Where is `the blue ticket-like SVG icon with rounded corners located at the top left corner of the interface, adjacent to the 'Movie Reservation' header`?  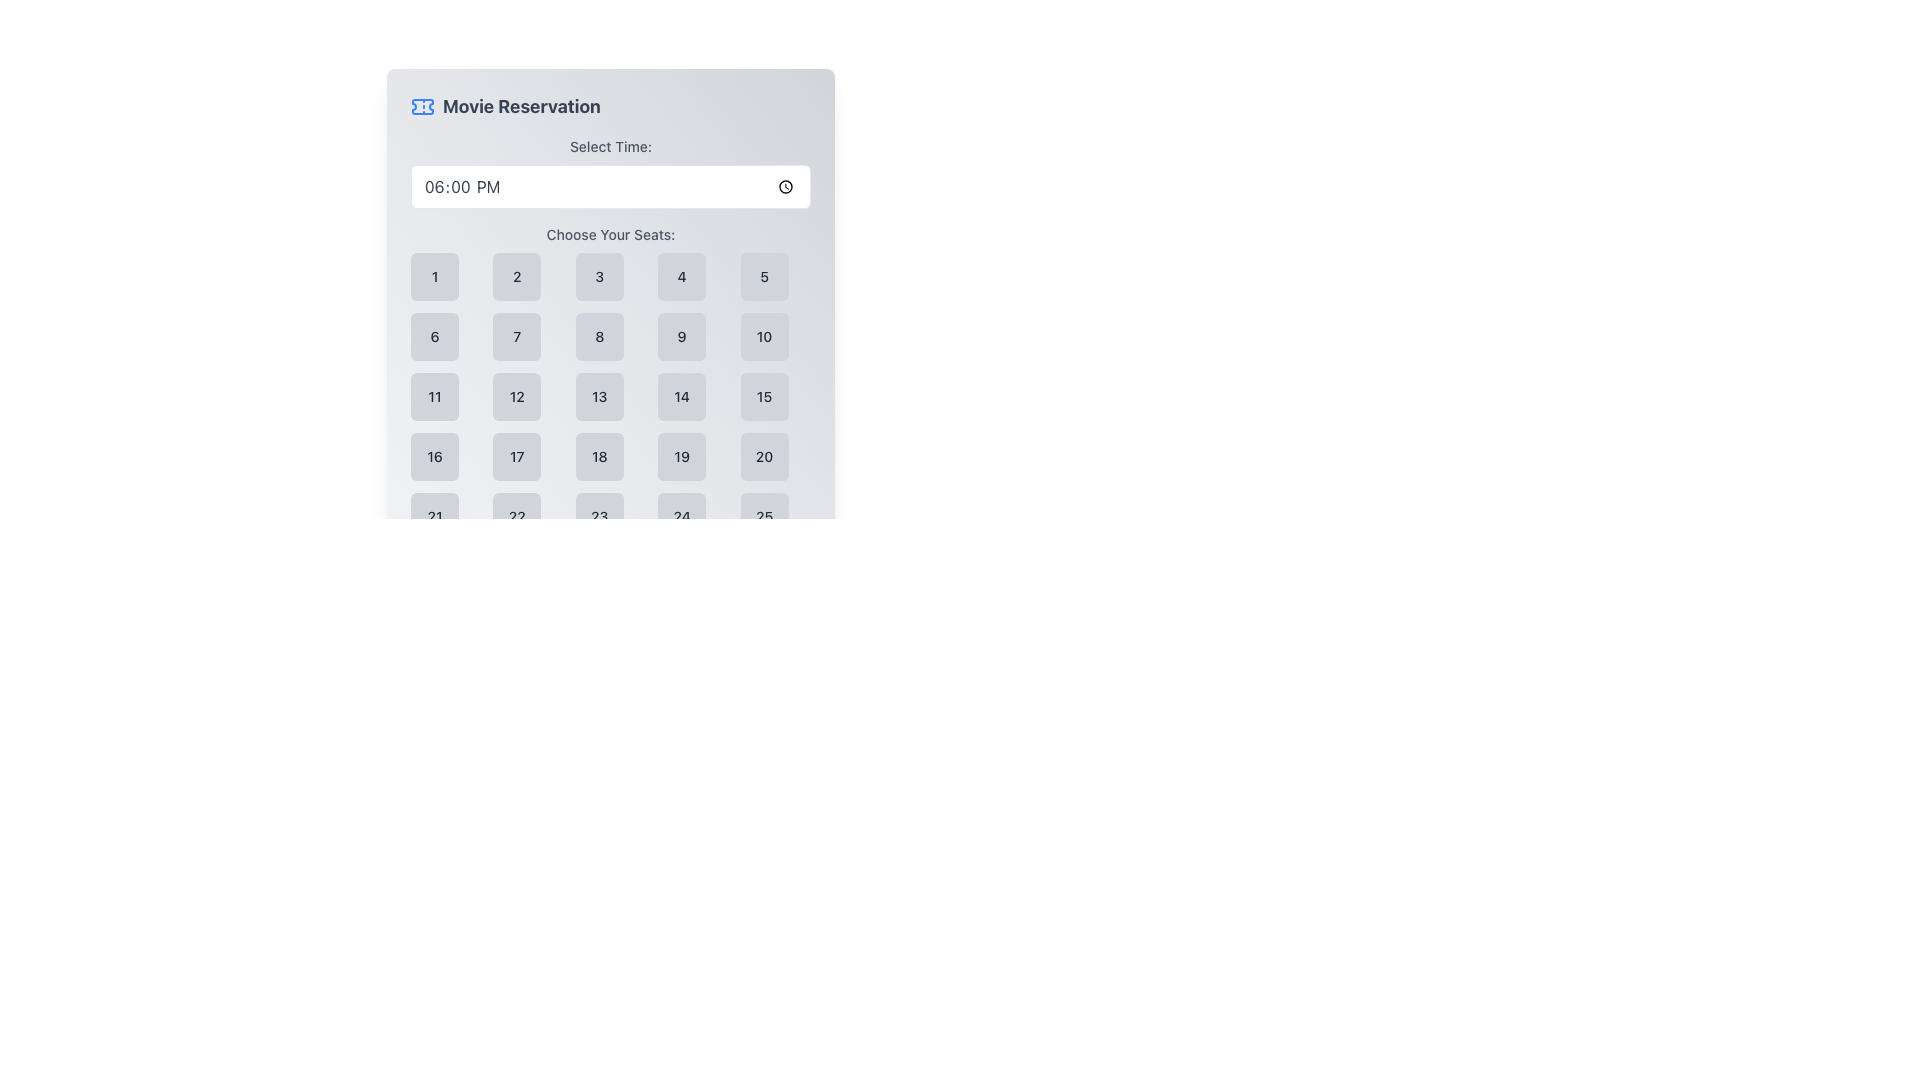 the blue ticket-like SVG icon with rounded corners located at the top left corner of the interface, adjacent to the 'Movie Reservation' header is located at coordinates (421, 107).